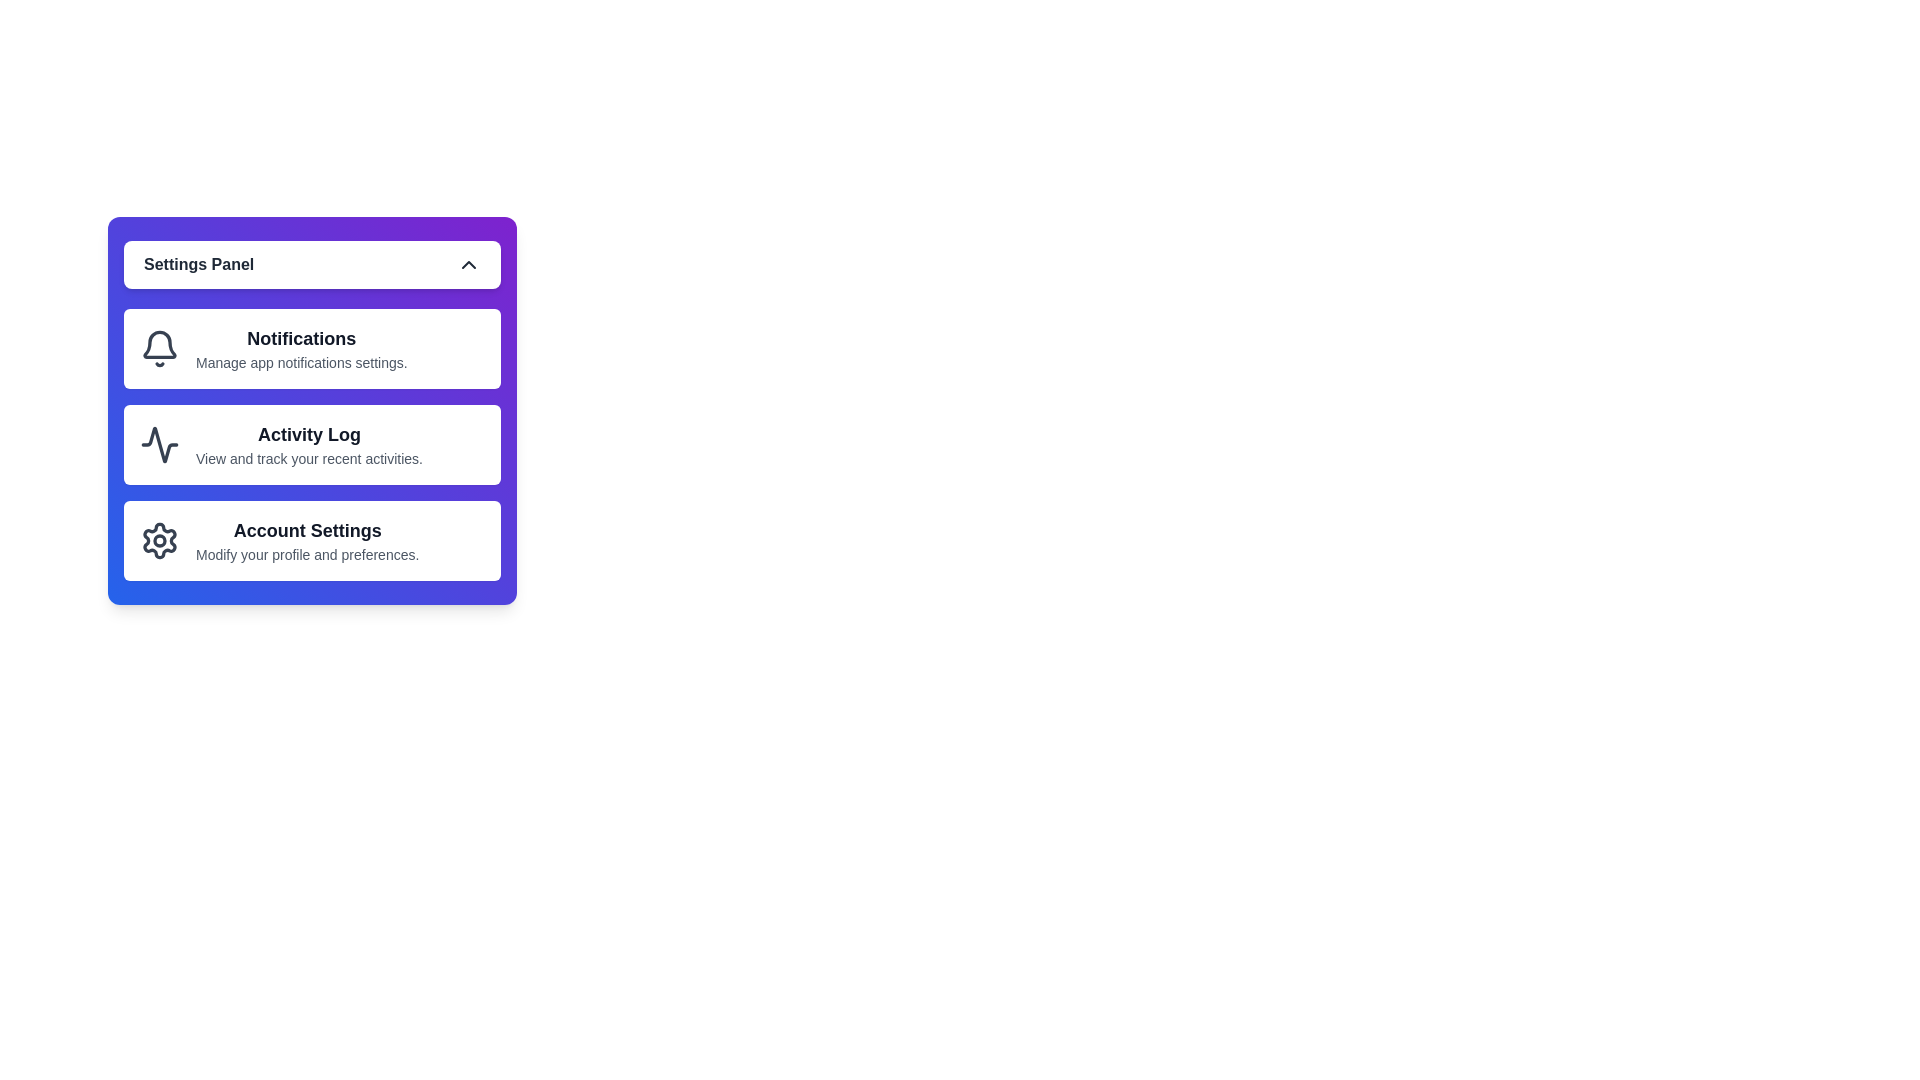  Describe the element at coordinates (311, 347) in the screenshot. I see `the 'Notifications' option in the menu panel` at that location.